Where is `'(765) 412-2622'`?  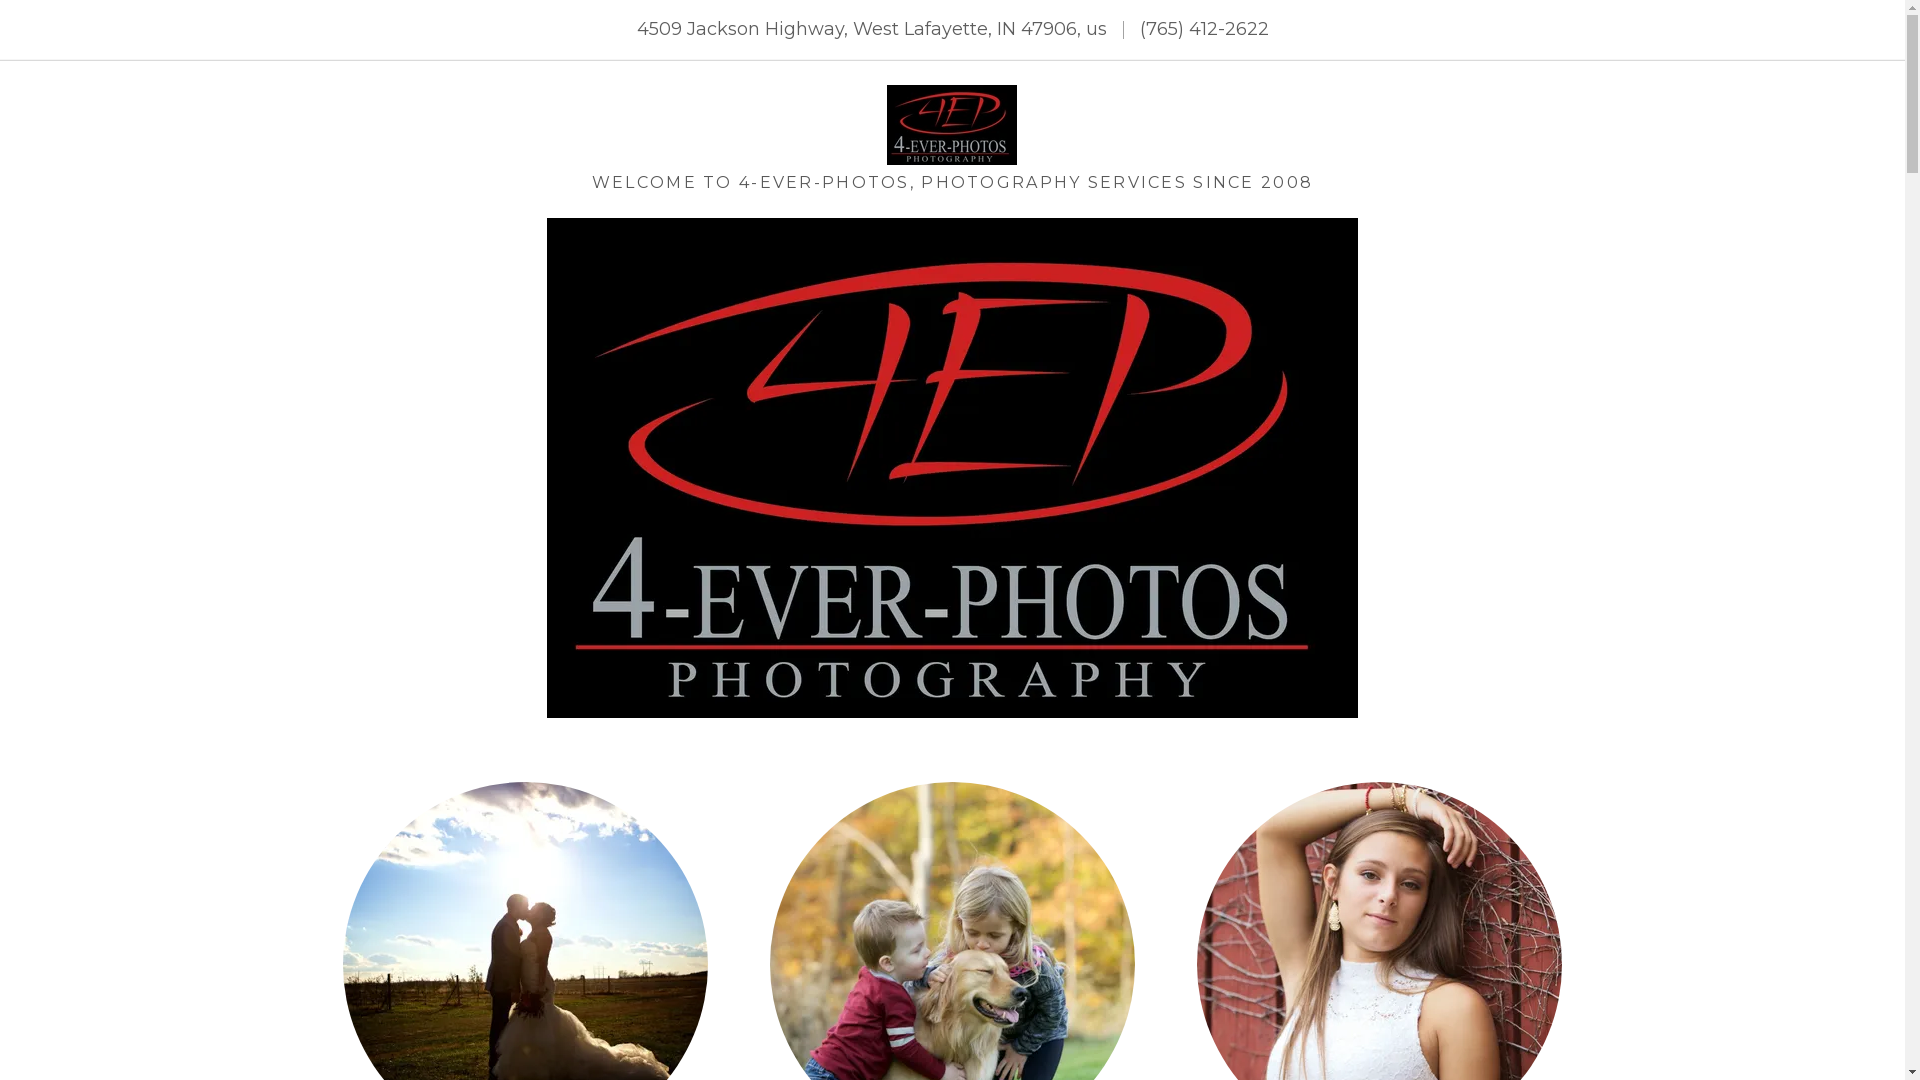
'(765) 412-2622' is located at coordinates (1203, 29).